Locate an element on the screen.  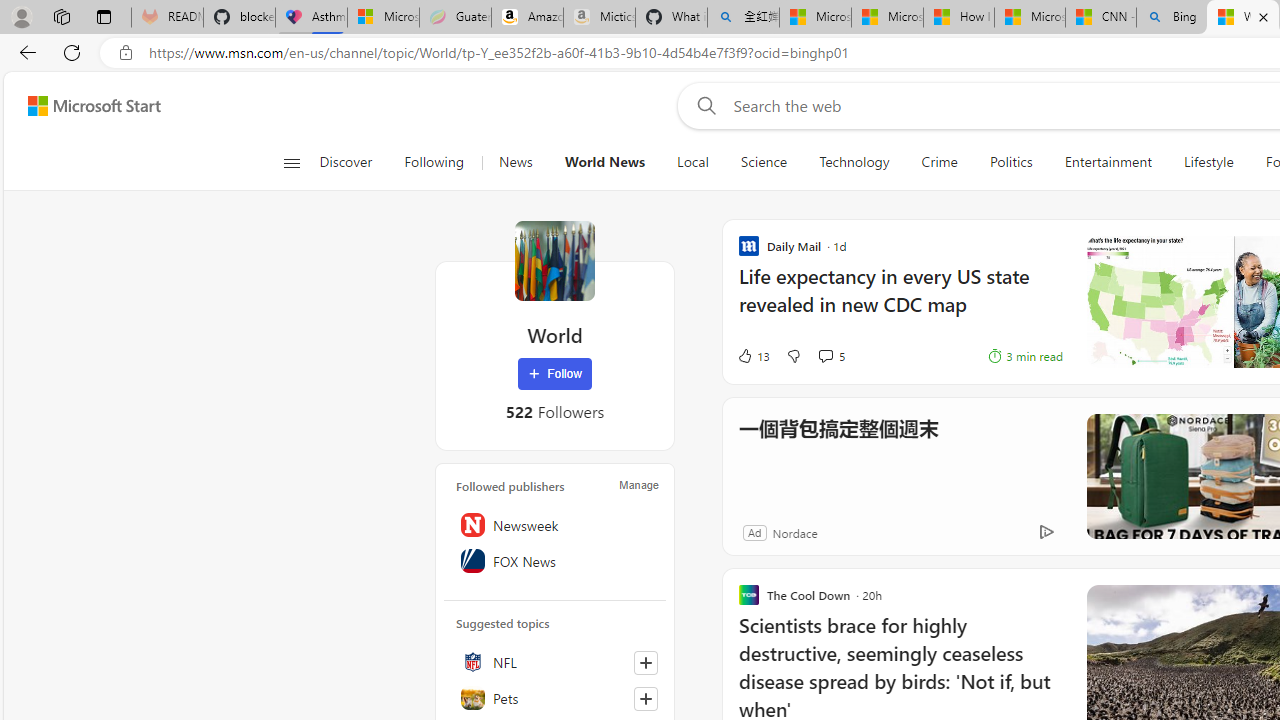
'View comments 5 Comment' is located at coordinates (825, 355).